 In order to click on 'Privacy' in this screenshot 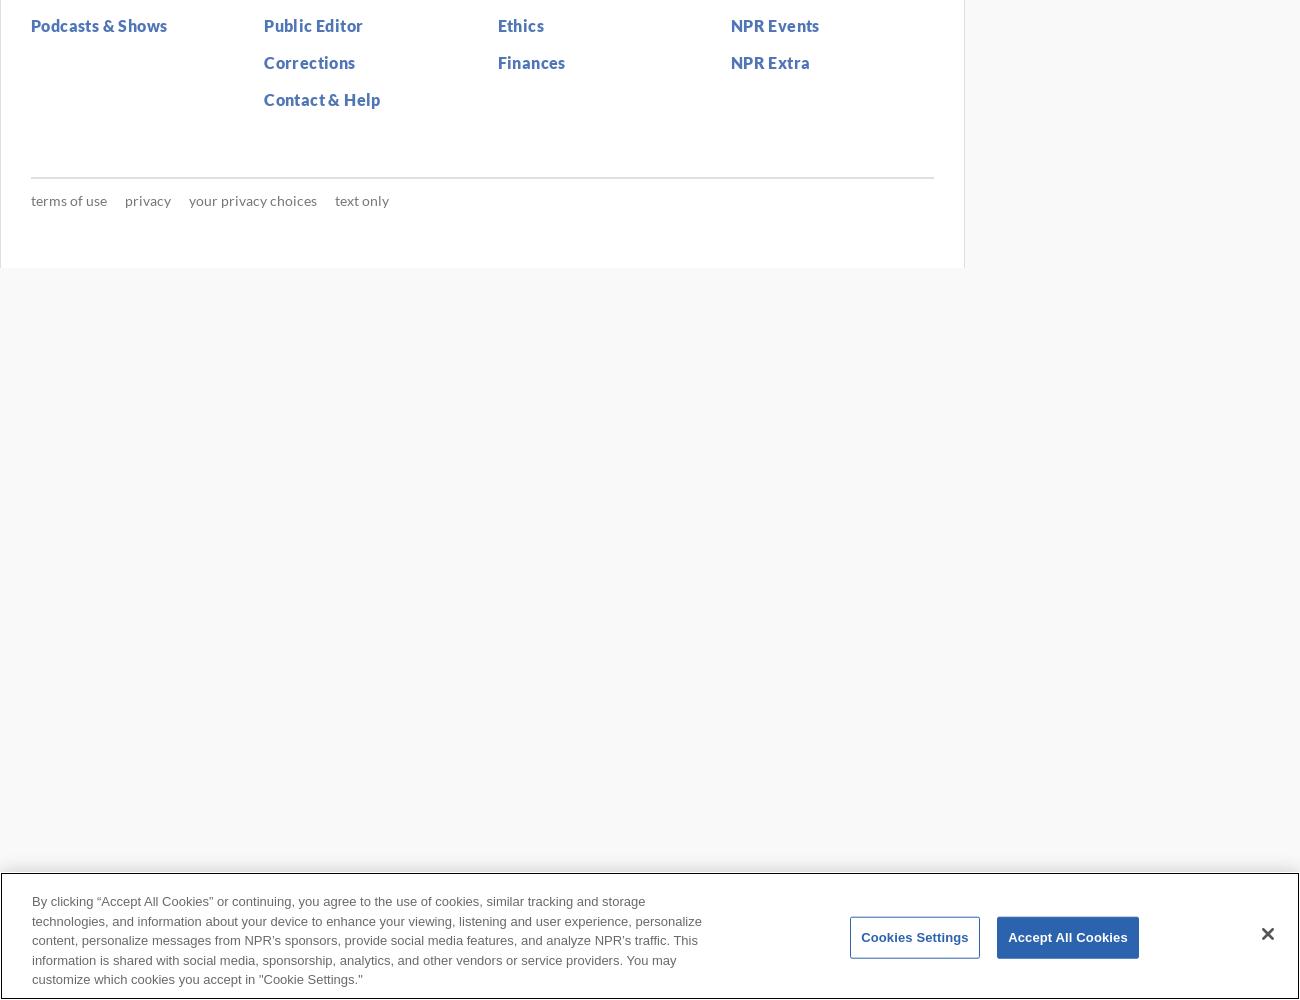, I will do `click(146, 198)`.